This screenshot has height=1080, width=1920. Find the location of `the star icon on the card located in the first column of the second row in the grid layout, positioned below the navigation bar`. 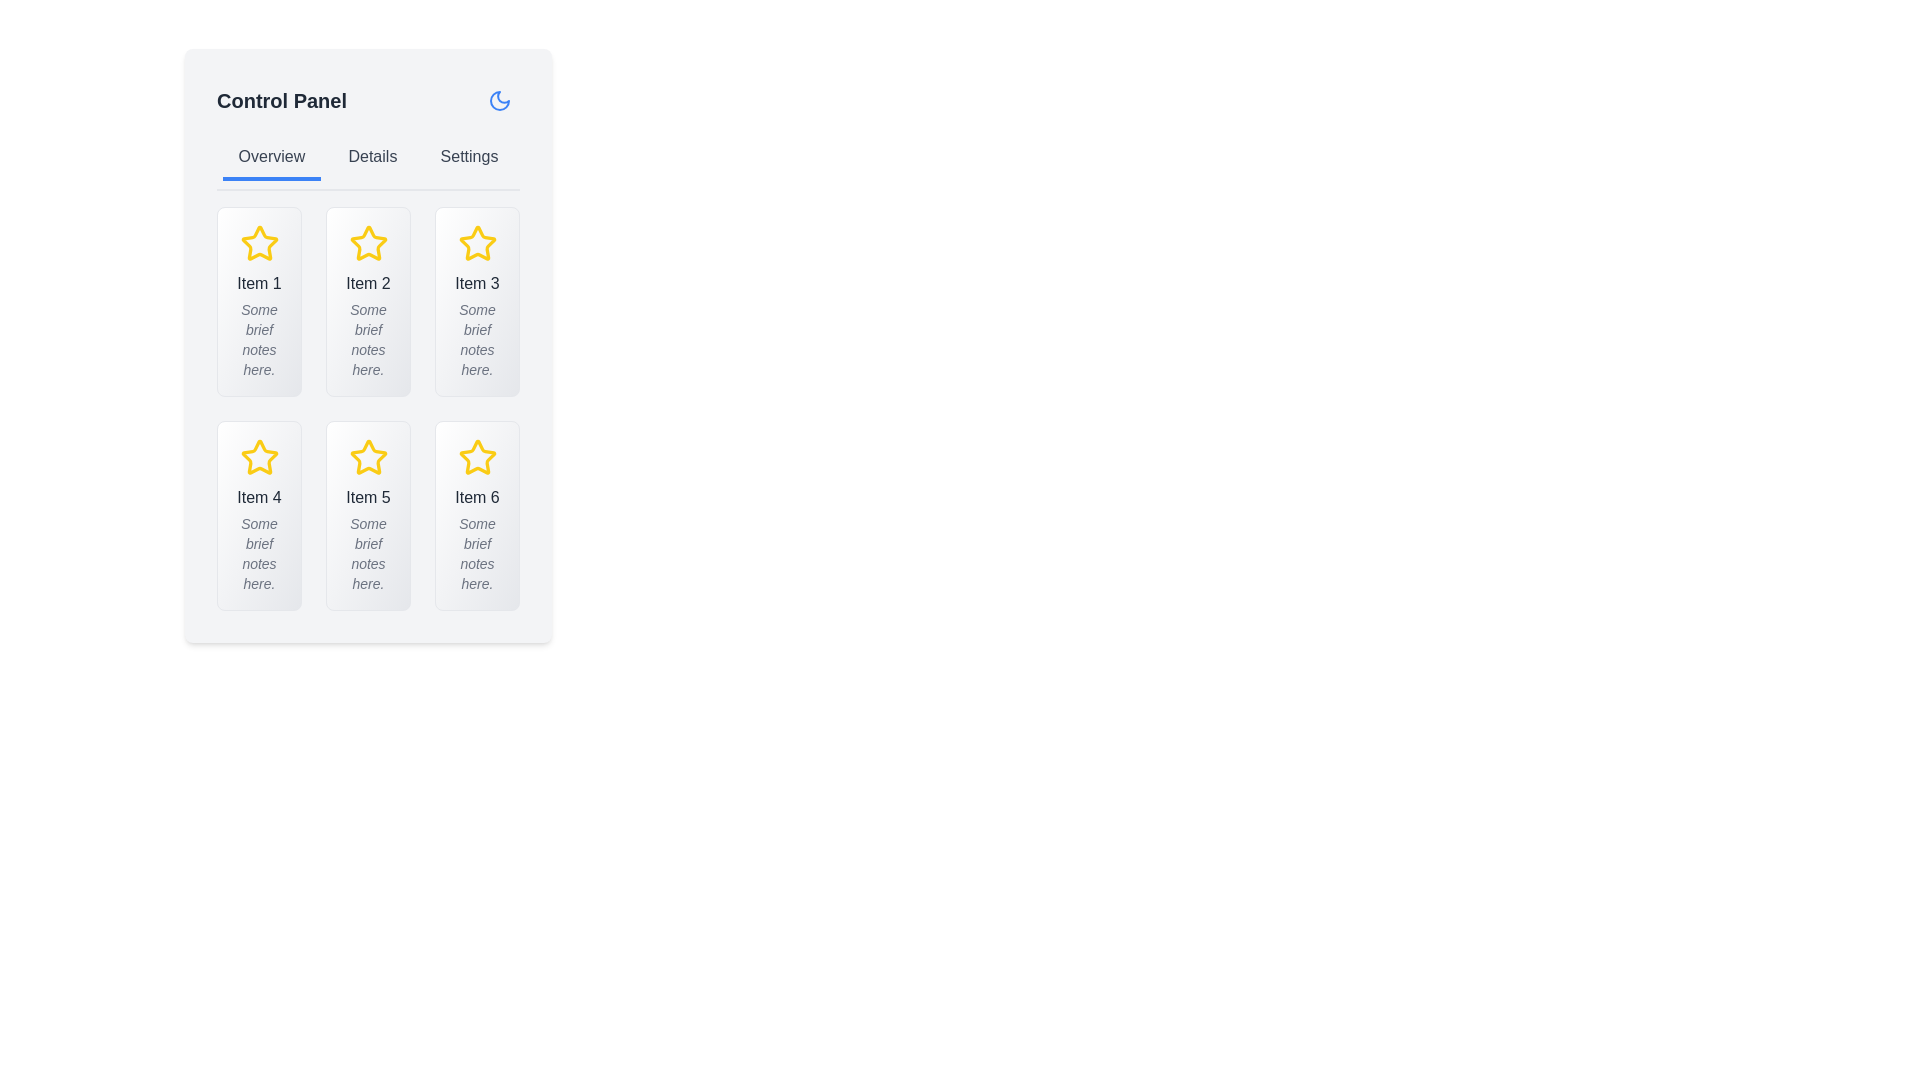

the star icon on the card located in the first column of the second row in the grid layout, positioned below the navigation bar is located at coordinates (258, 515).